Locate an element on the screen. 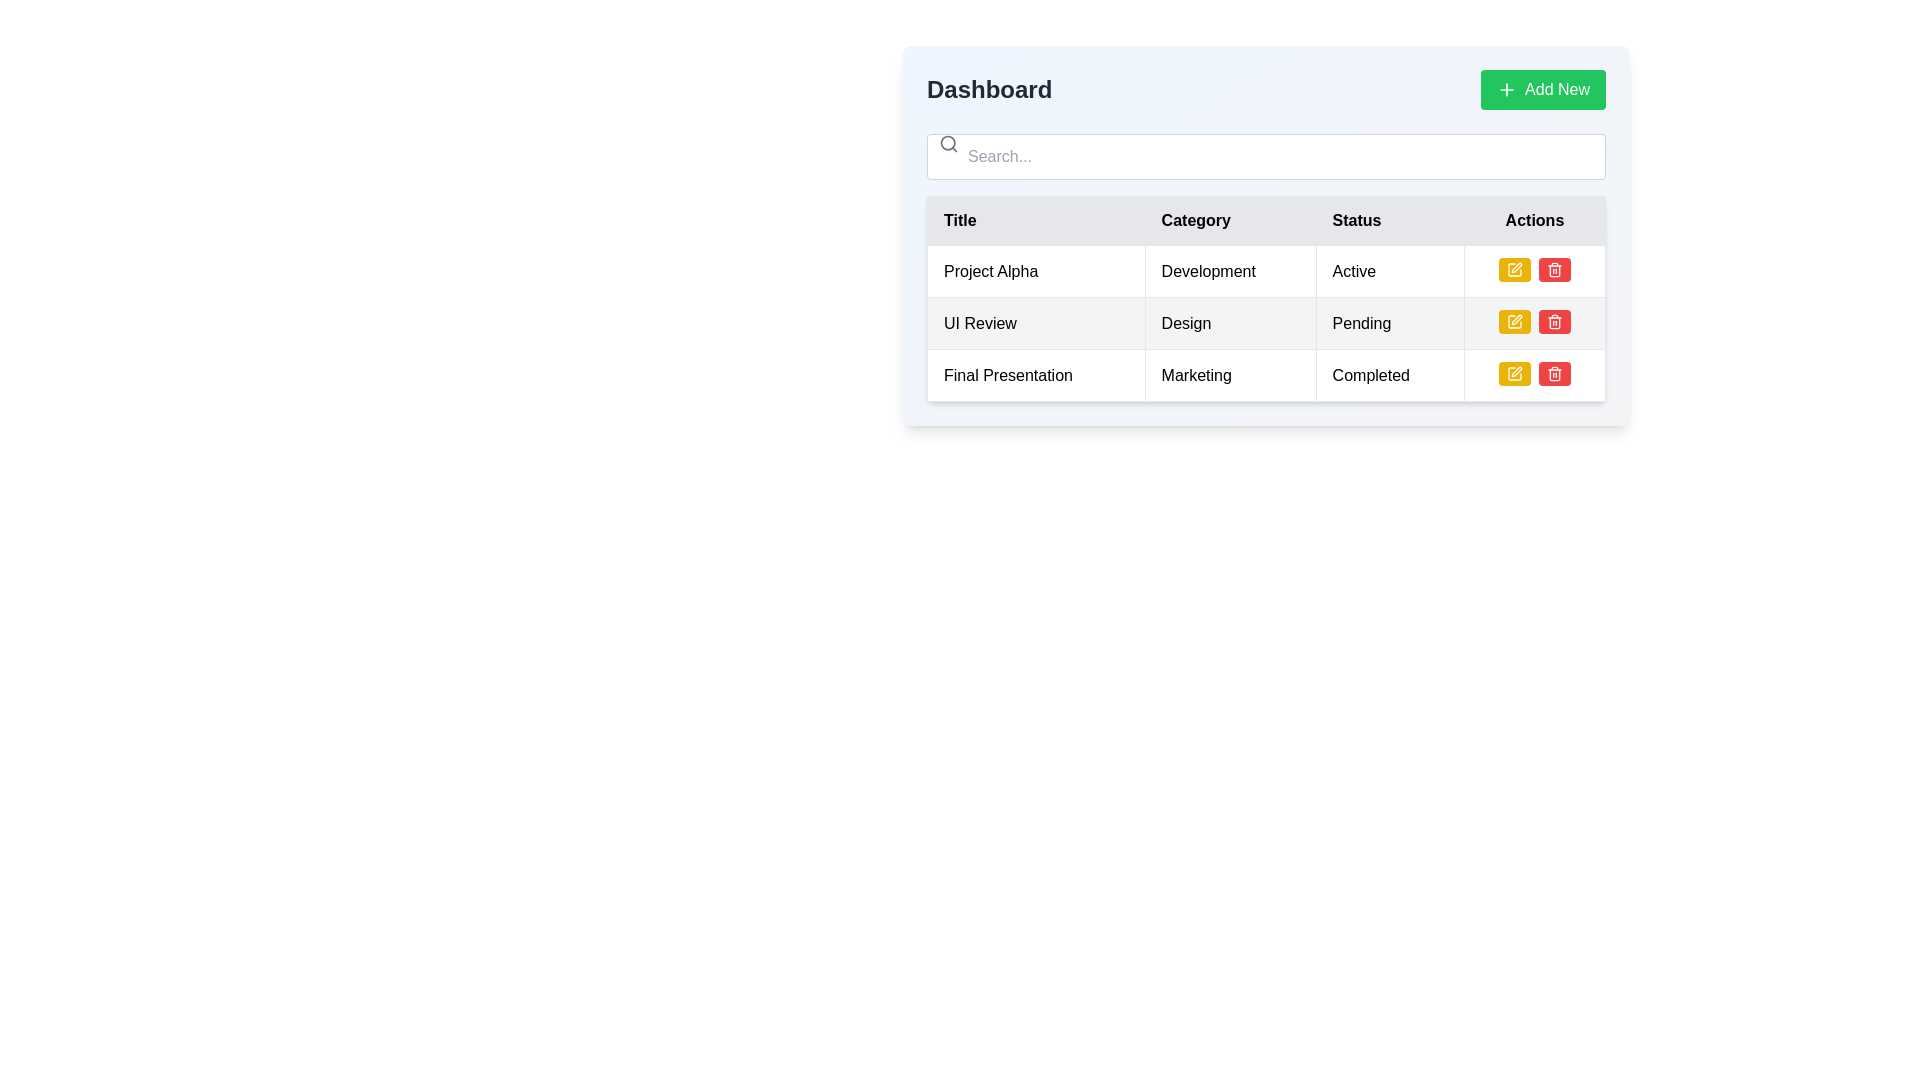  the rectangular red button with rounded corners and a white trash icon, located in the last row of the 'Actions' column is located at coordinates (1554, 374).